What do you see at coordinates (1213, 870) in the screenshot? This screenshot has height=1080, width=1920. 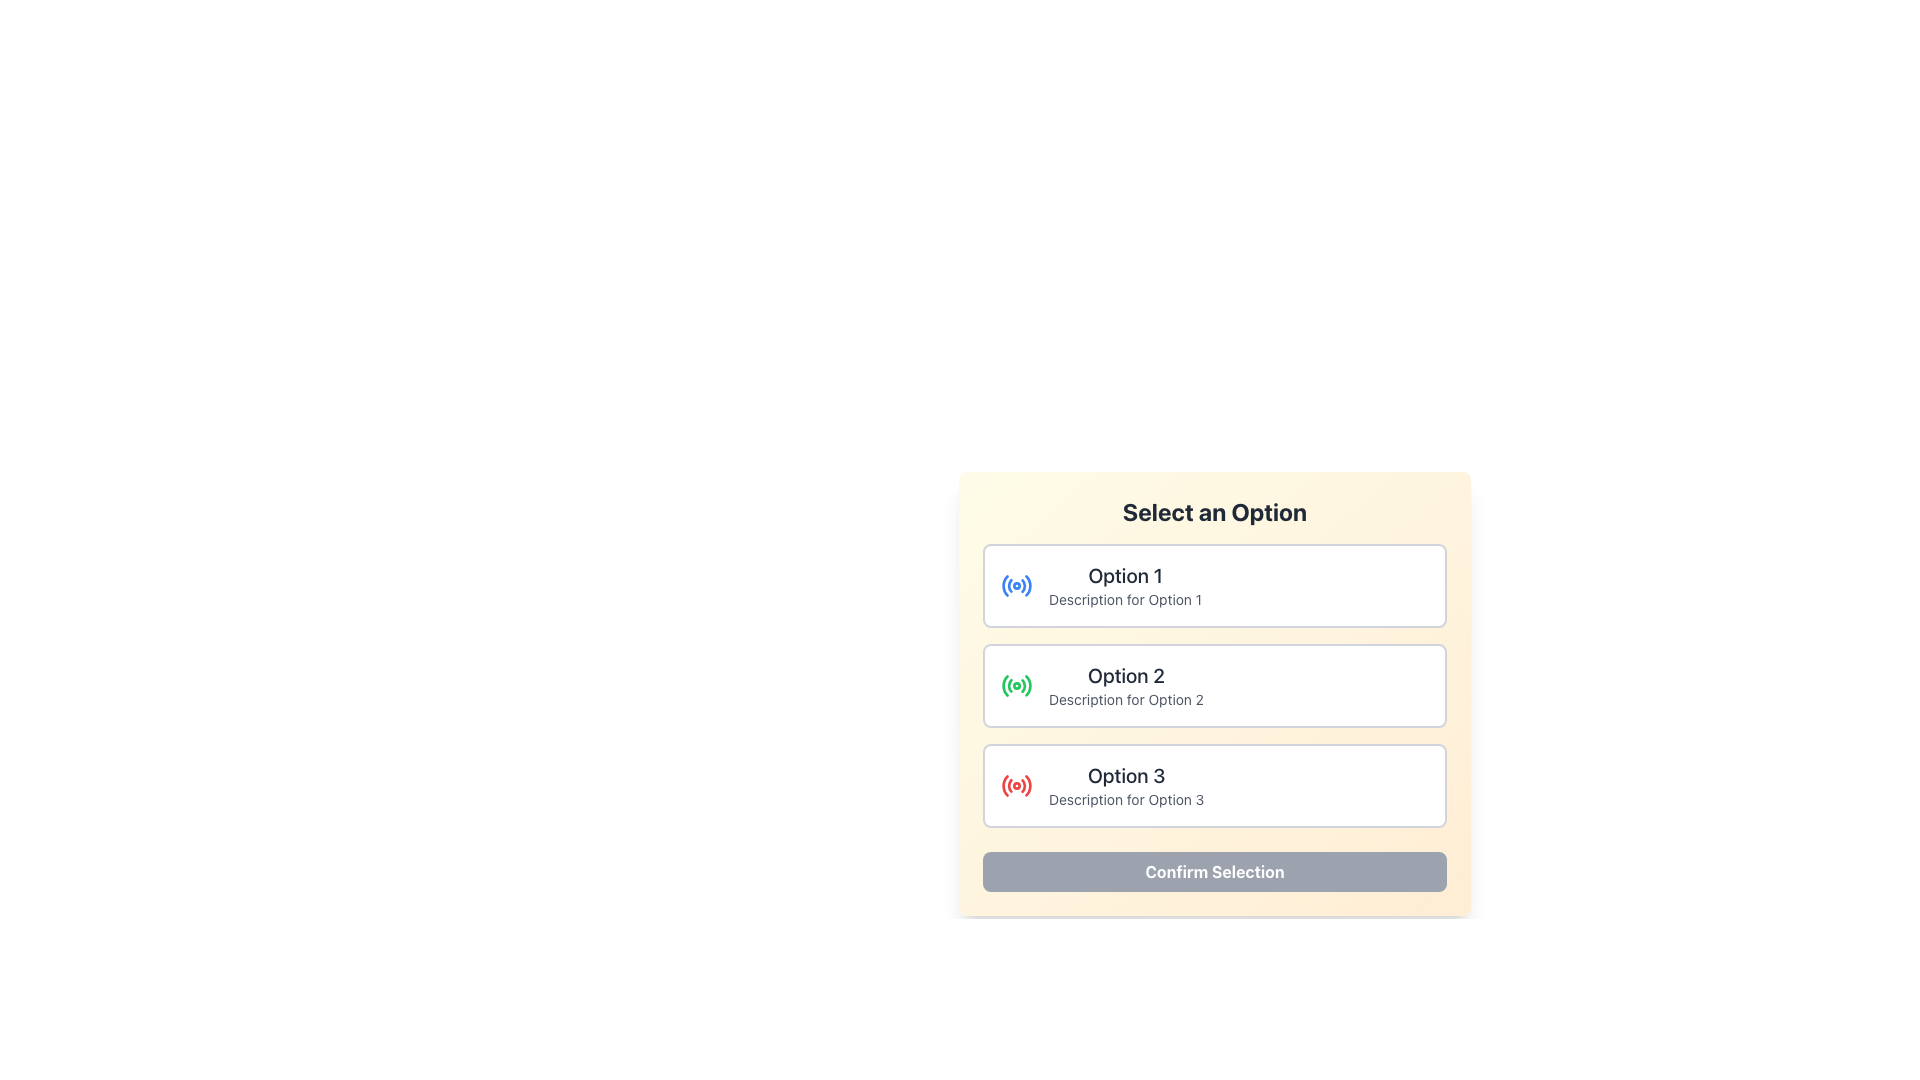 I see `the 'Confirm Selection' button, which is a rounded button with a medium gray background and white bold text, located at the bottom of the options panel` at bounding box center [1213, 870].